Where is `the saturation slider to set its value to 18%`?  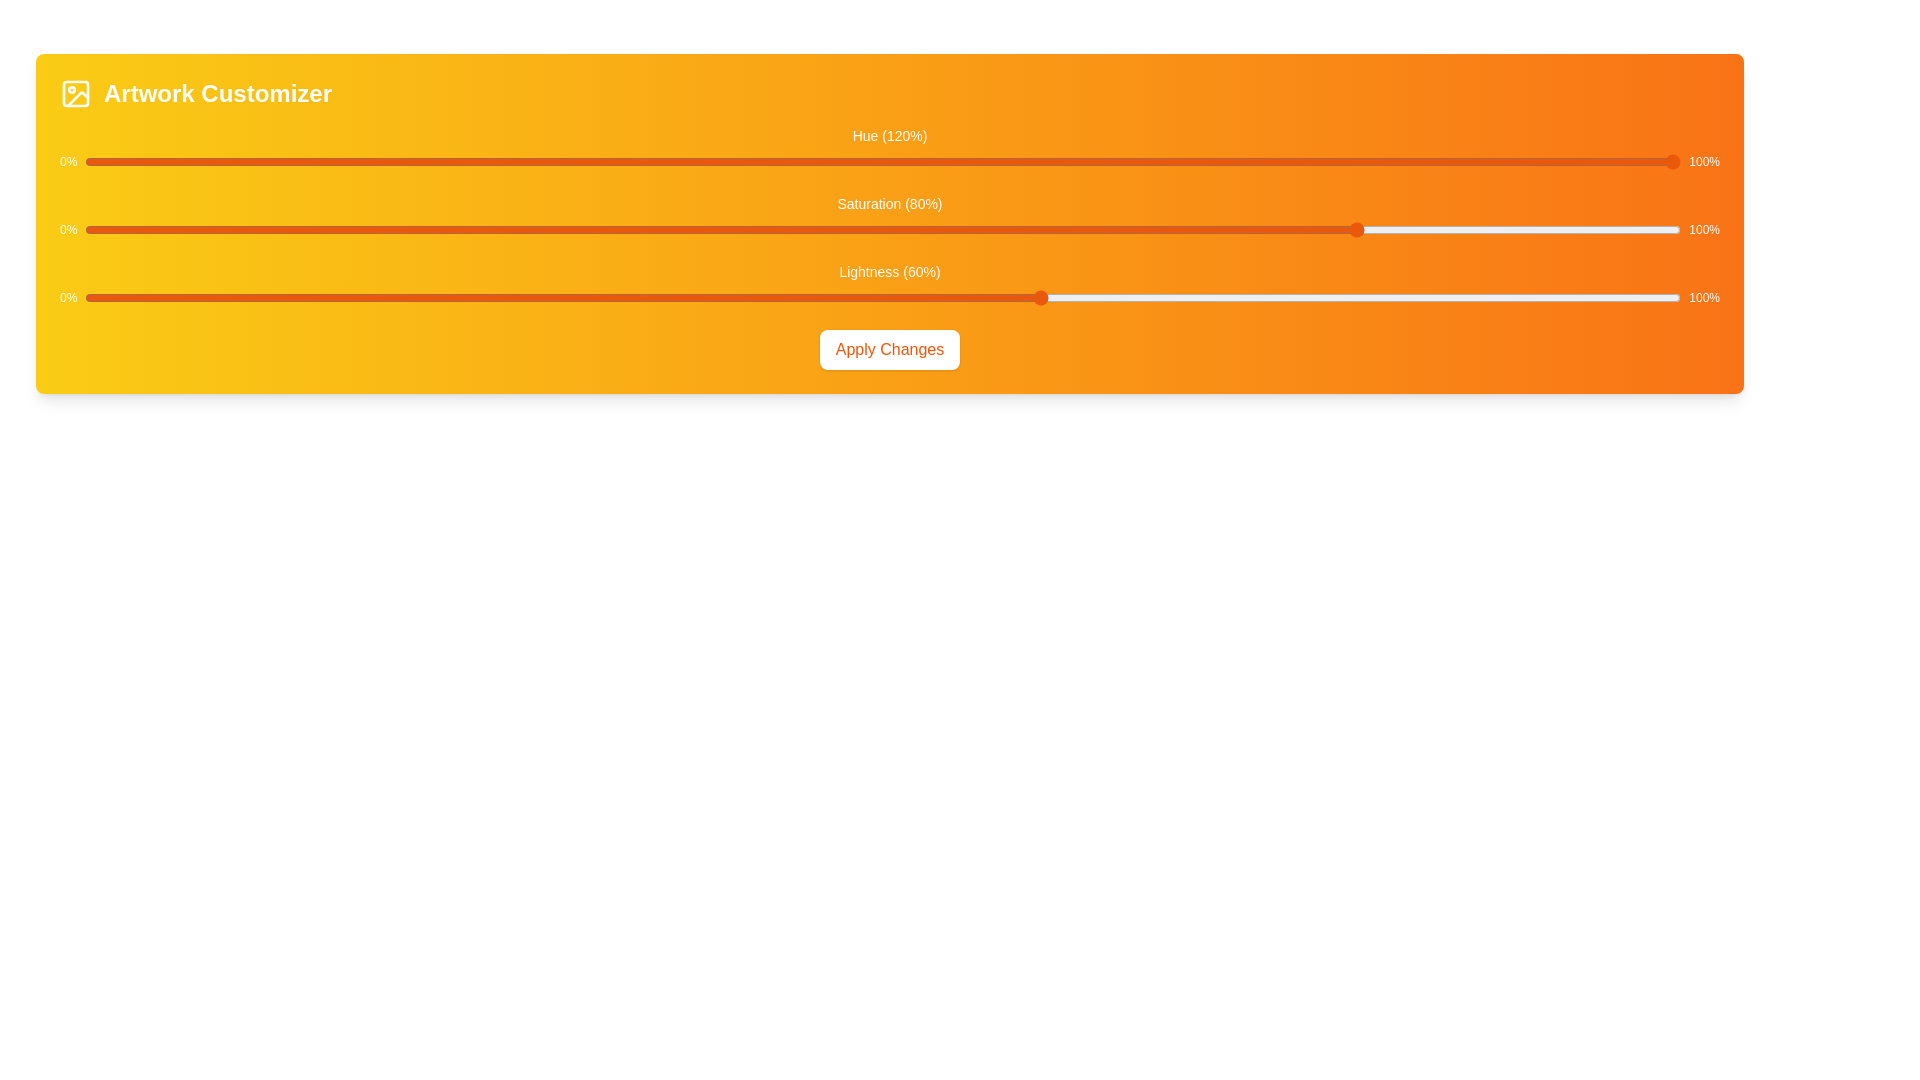 the saturation slider to set its value to 18% is located at coordinates (372, 229).